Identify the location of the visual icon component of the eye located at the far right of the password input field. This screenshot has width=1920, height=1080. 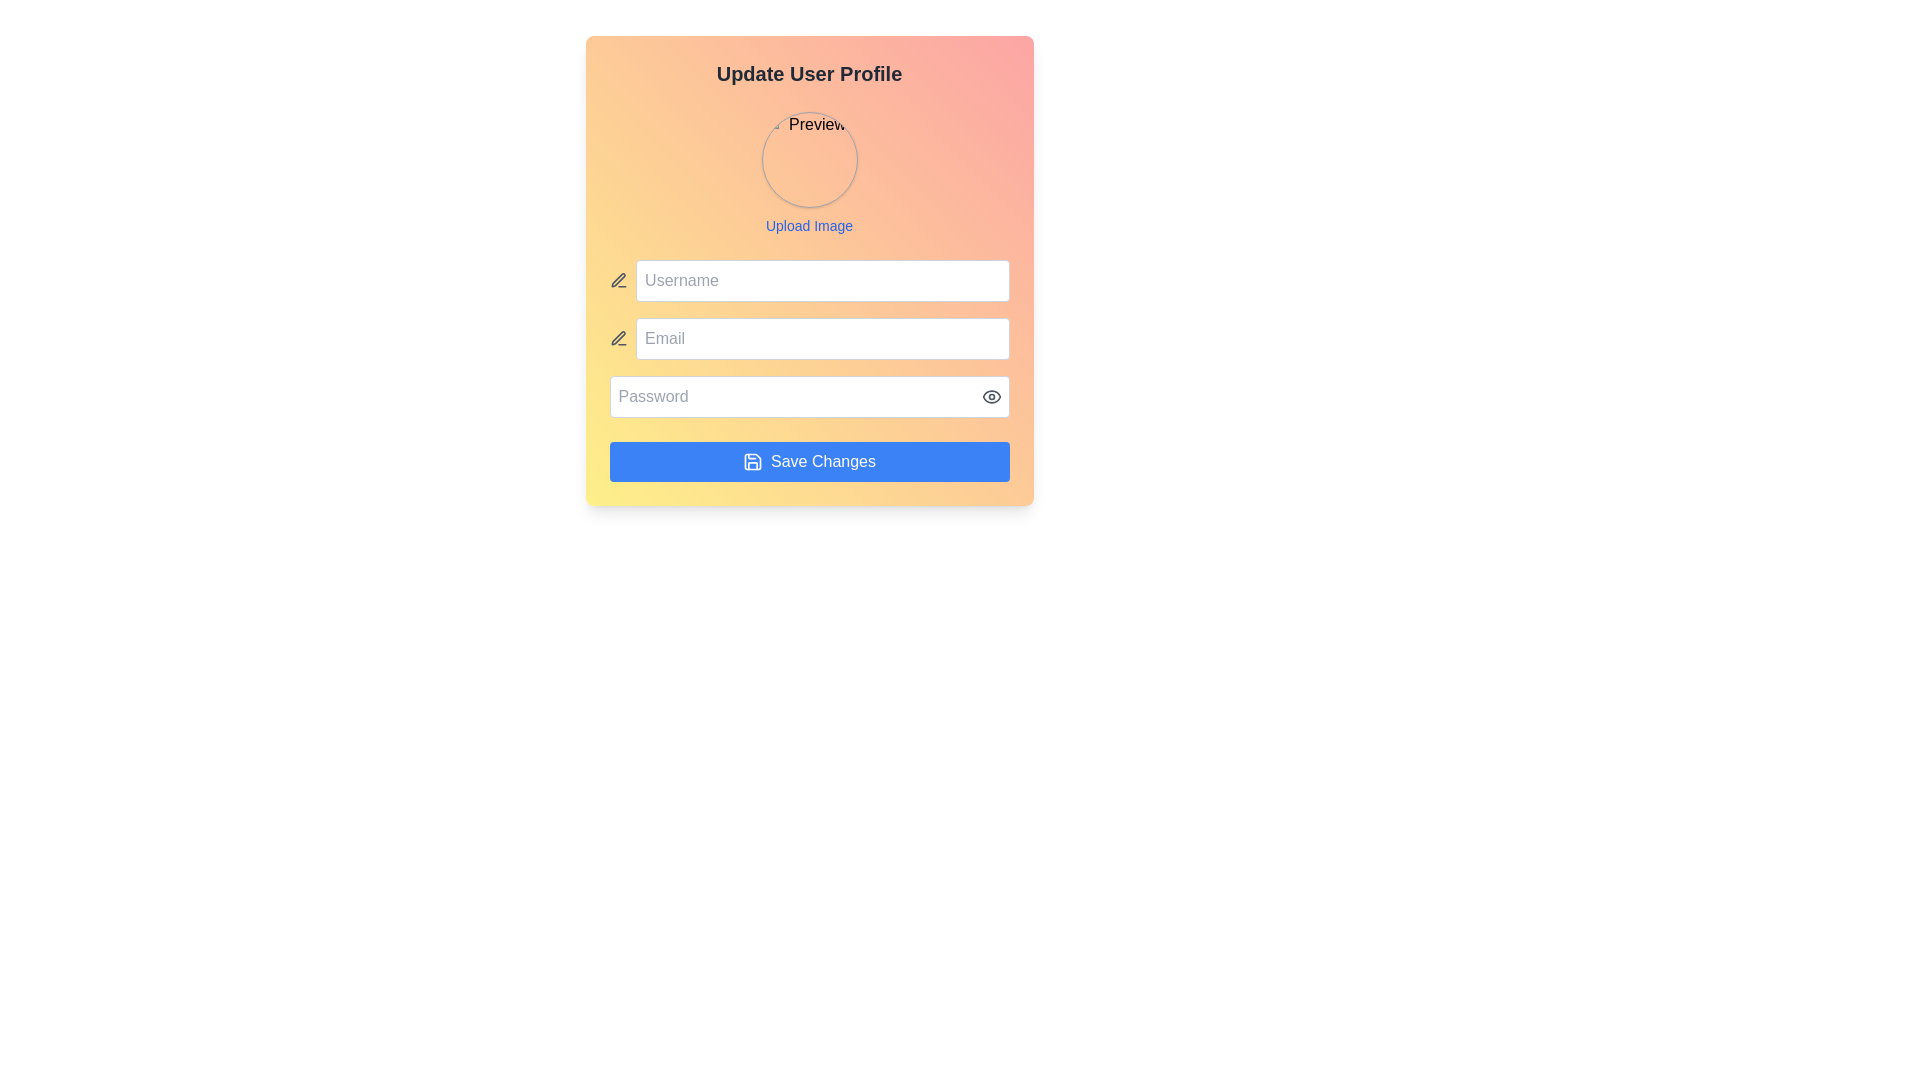
(991, 397).